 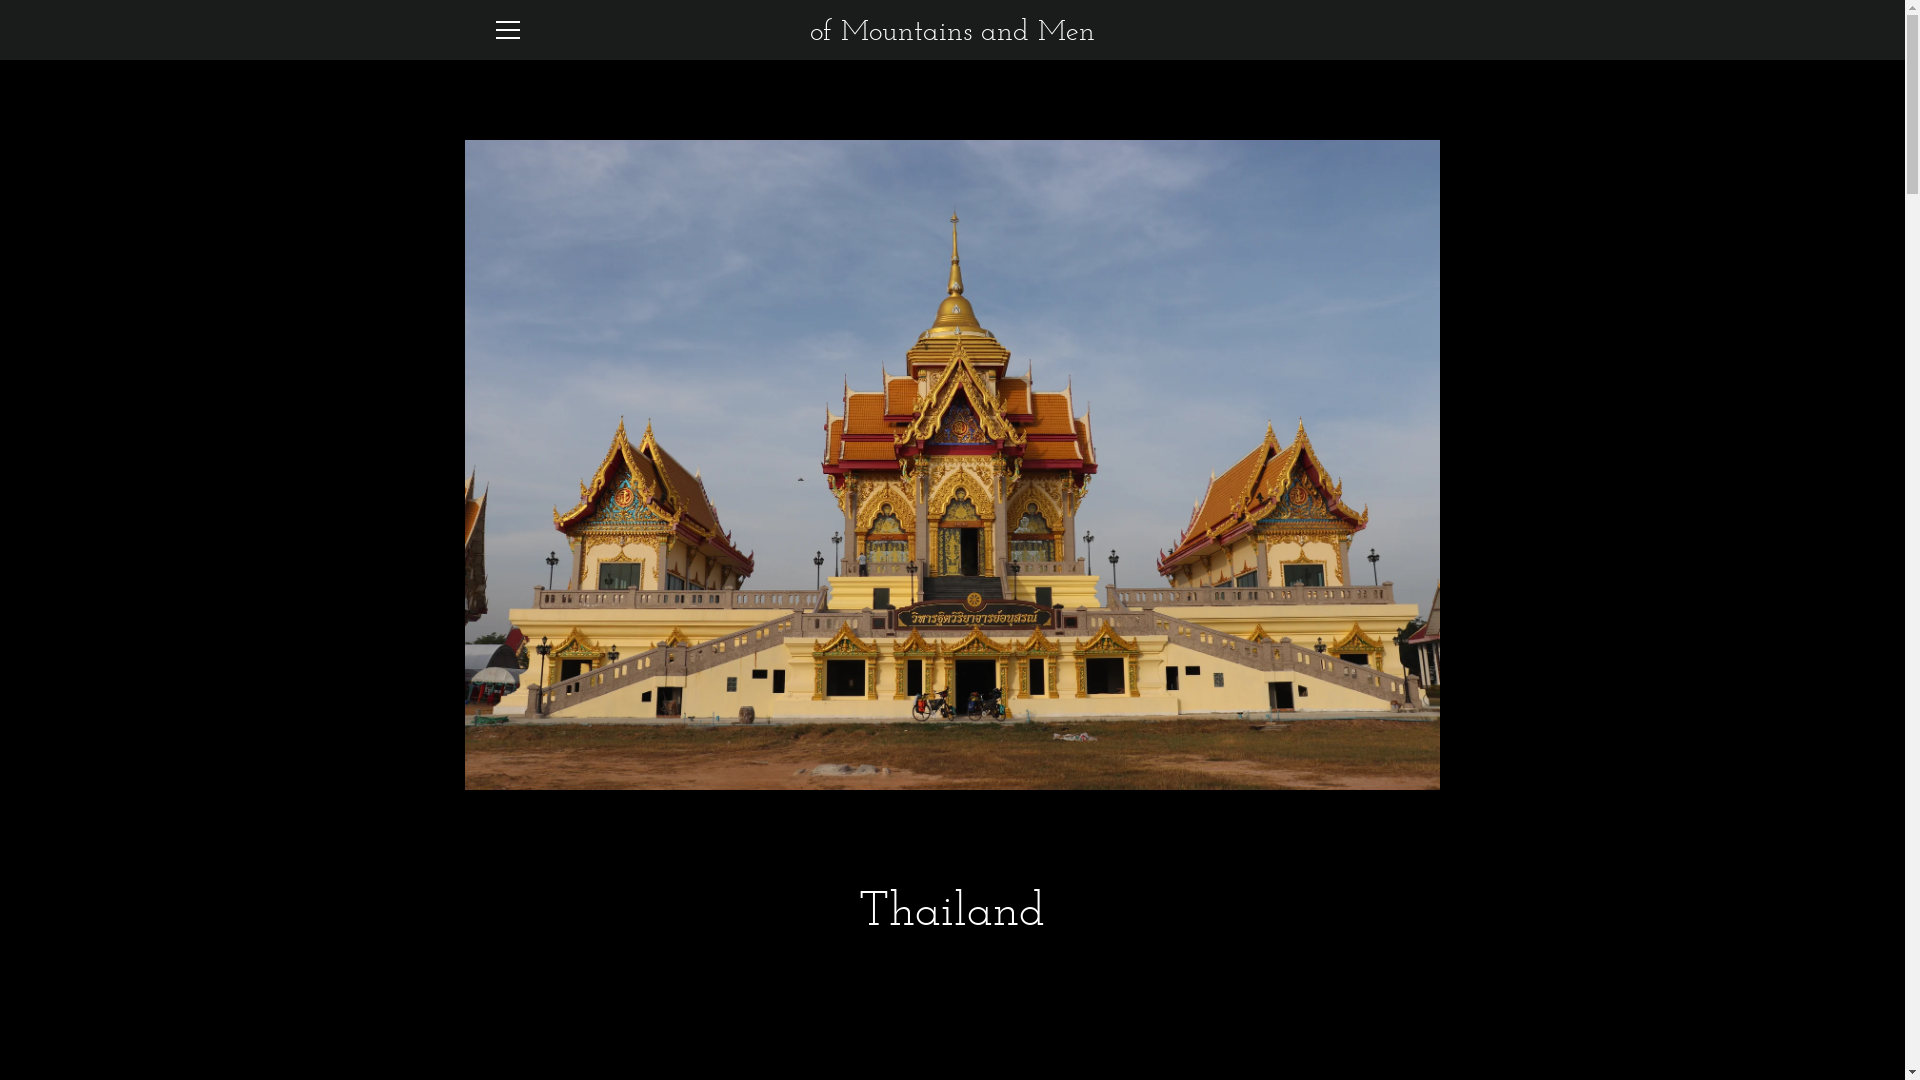 I want to click on 'of Mountains and Men', so click(x=951, y=30).